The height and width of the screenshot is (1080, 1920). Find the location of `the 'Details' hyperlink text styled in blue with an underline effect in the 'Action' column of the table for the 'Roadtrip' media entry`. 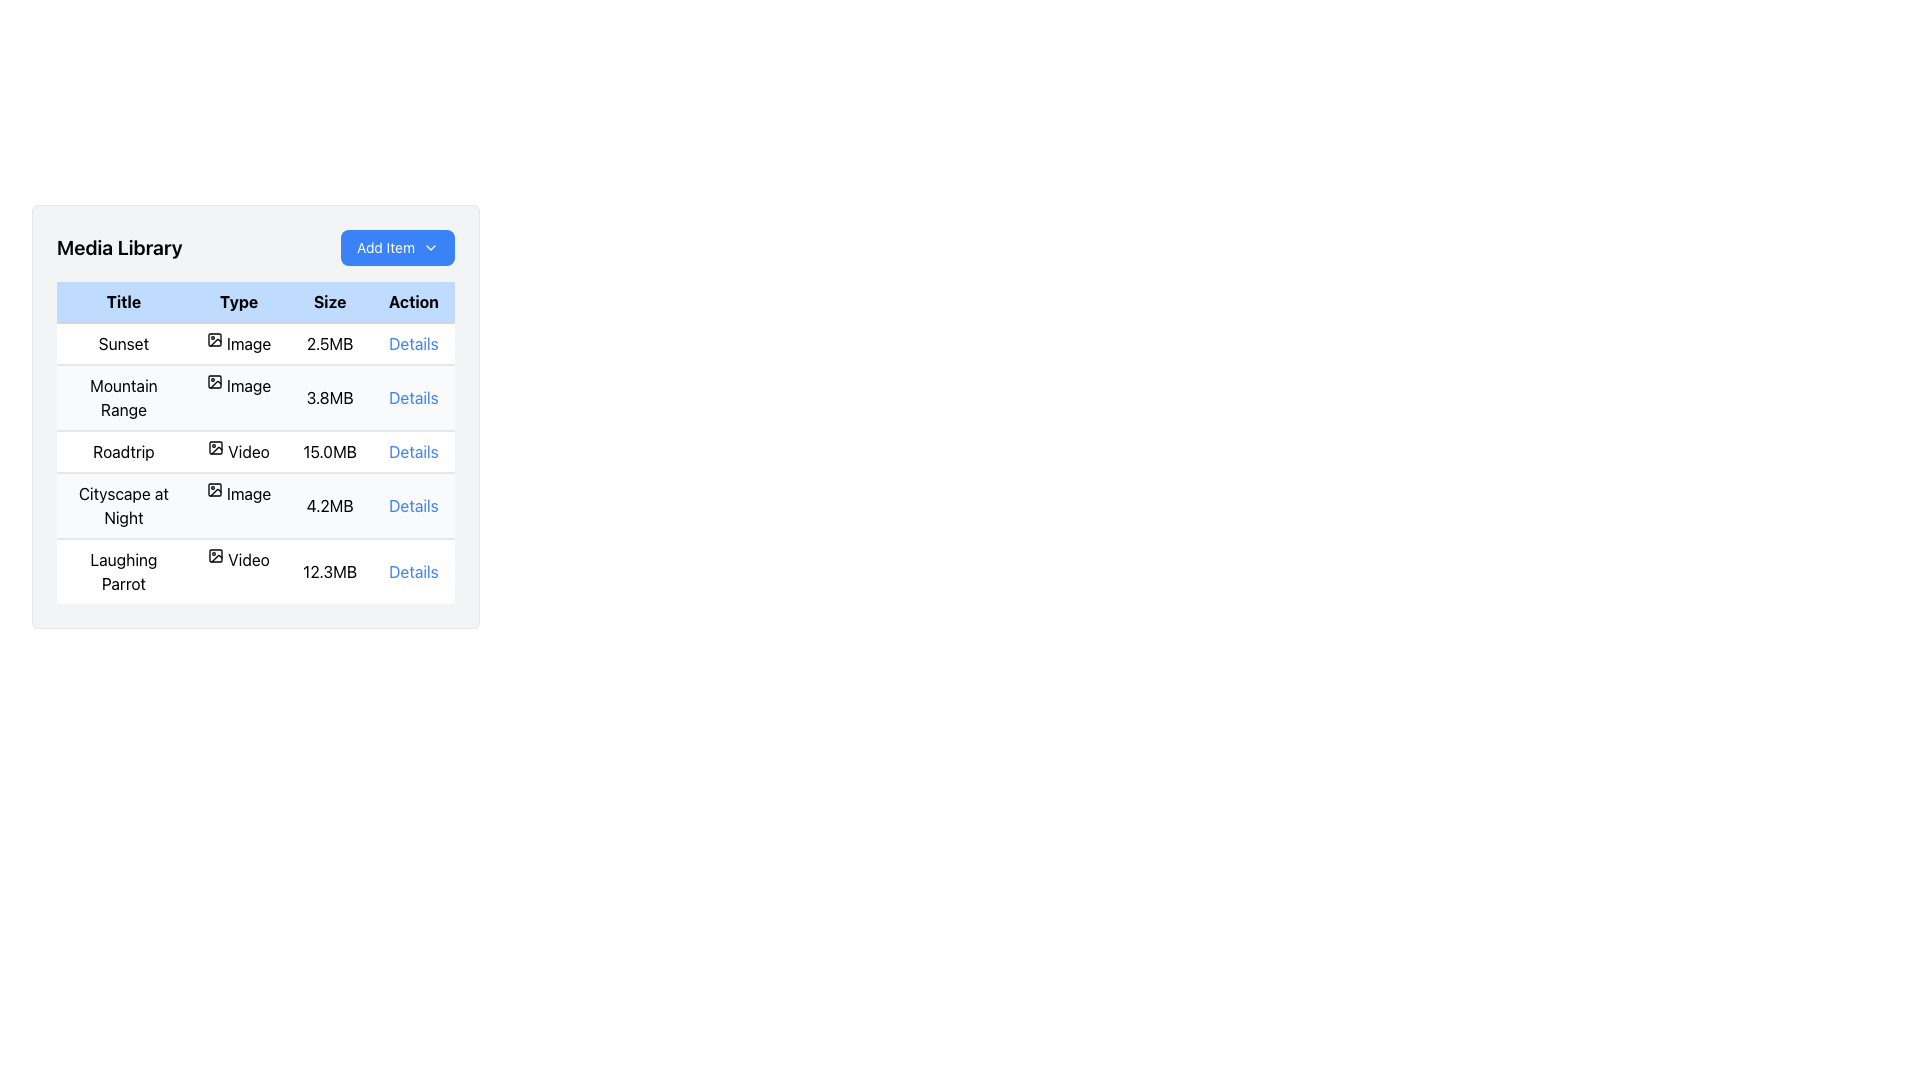

the 'Details' hyperlink text styled in blue with an underline effect in the 'Action' column of the table for the 'Roadtrip' media entry is located at coordinates (412, 451).